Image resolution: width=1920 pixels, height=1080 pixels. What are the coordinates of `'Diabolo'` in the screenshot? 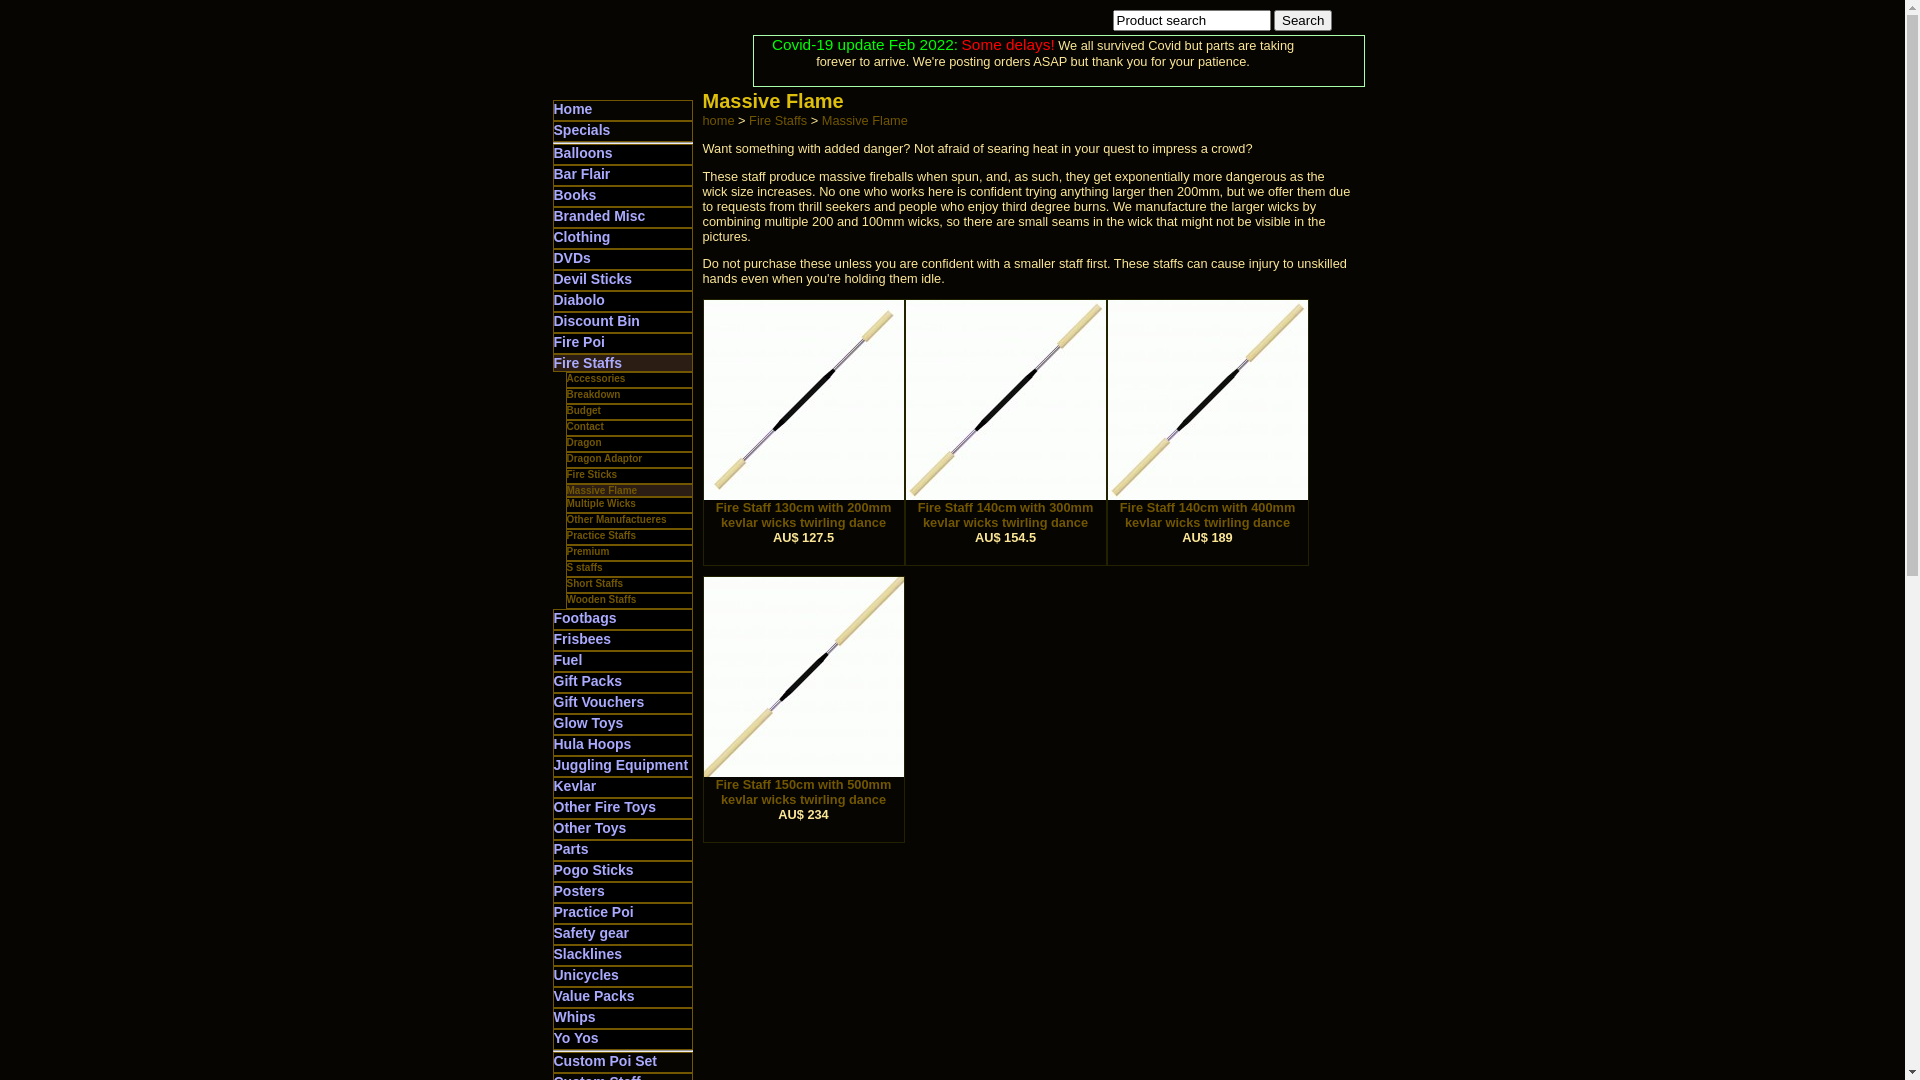 It's located at (578, 300).